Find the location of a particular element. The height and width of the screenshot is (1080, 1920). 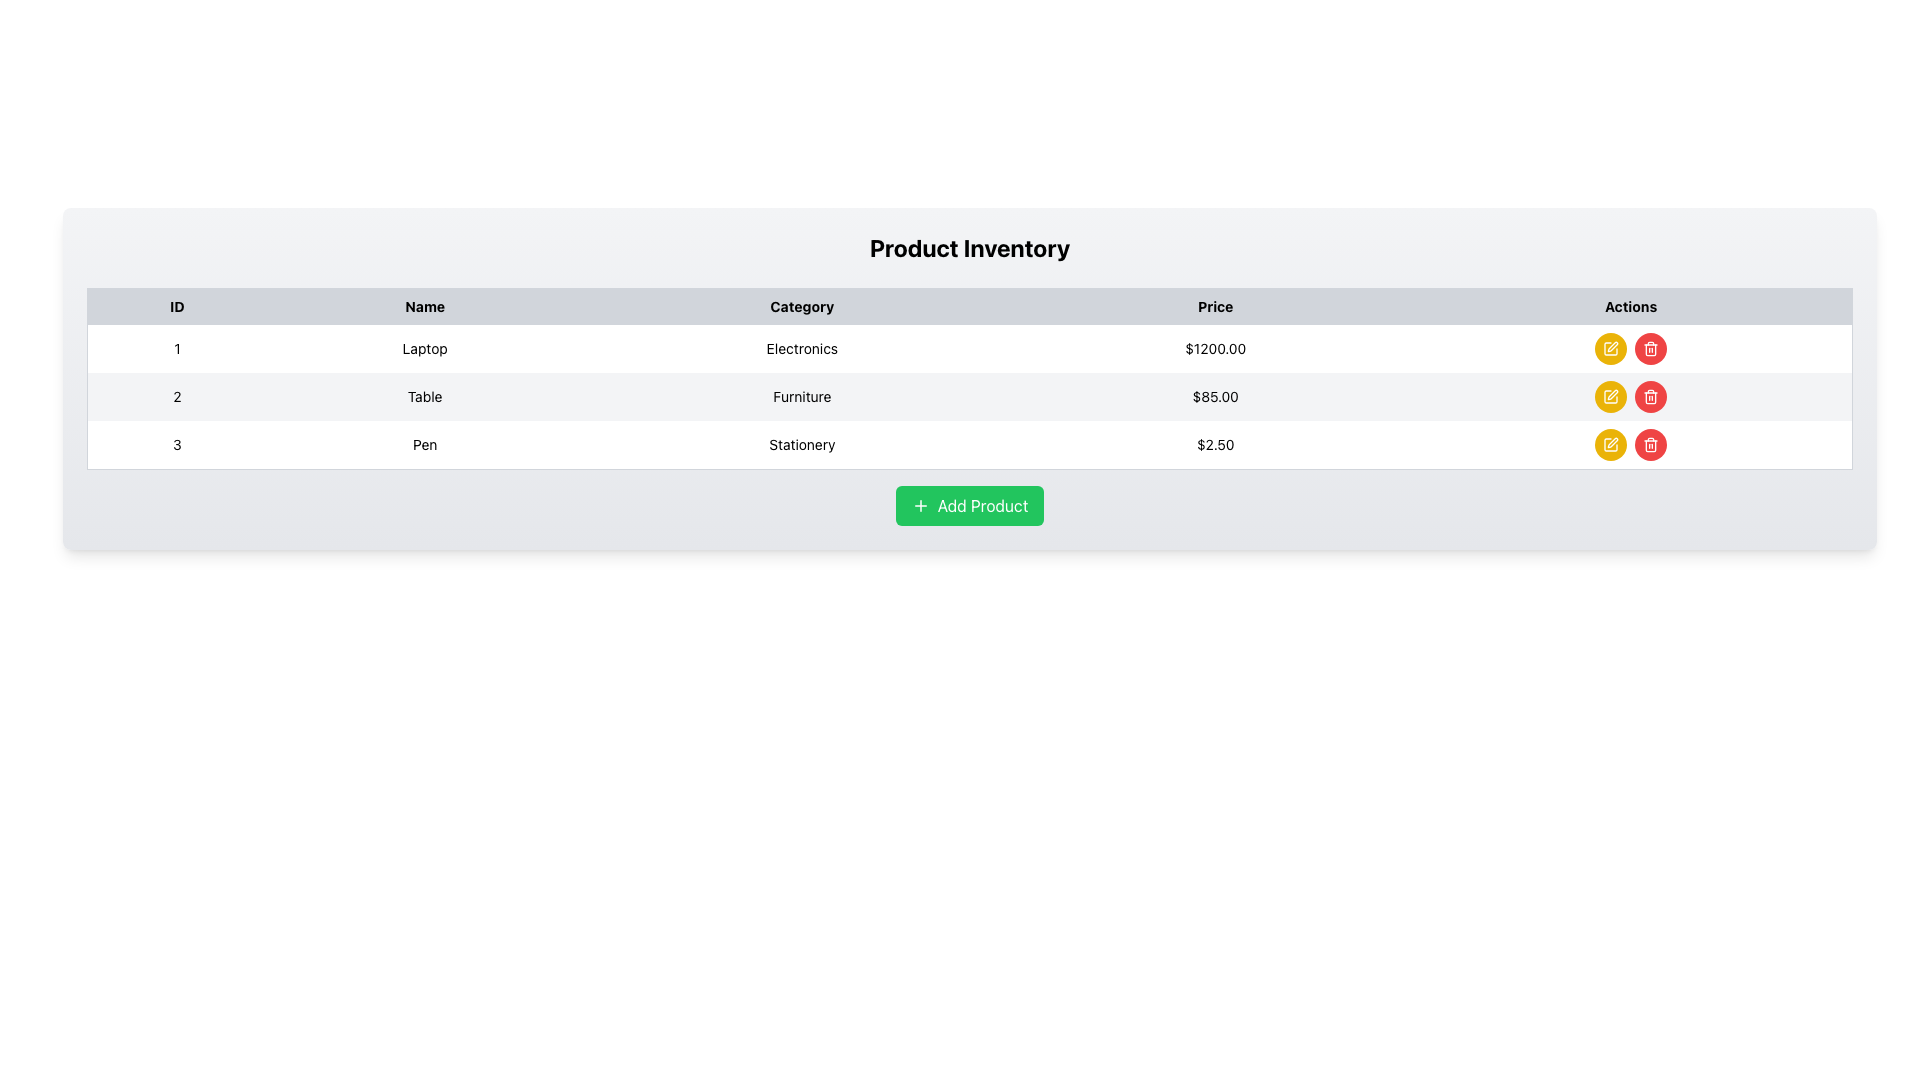

the 'Edit' button, which is the first icon inside the circular yellow button located in the 'Actions' column of the third row of the table under the 'Product Inventory' title is located at coordinates (1611, 443).